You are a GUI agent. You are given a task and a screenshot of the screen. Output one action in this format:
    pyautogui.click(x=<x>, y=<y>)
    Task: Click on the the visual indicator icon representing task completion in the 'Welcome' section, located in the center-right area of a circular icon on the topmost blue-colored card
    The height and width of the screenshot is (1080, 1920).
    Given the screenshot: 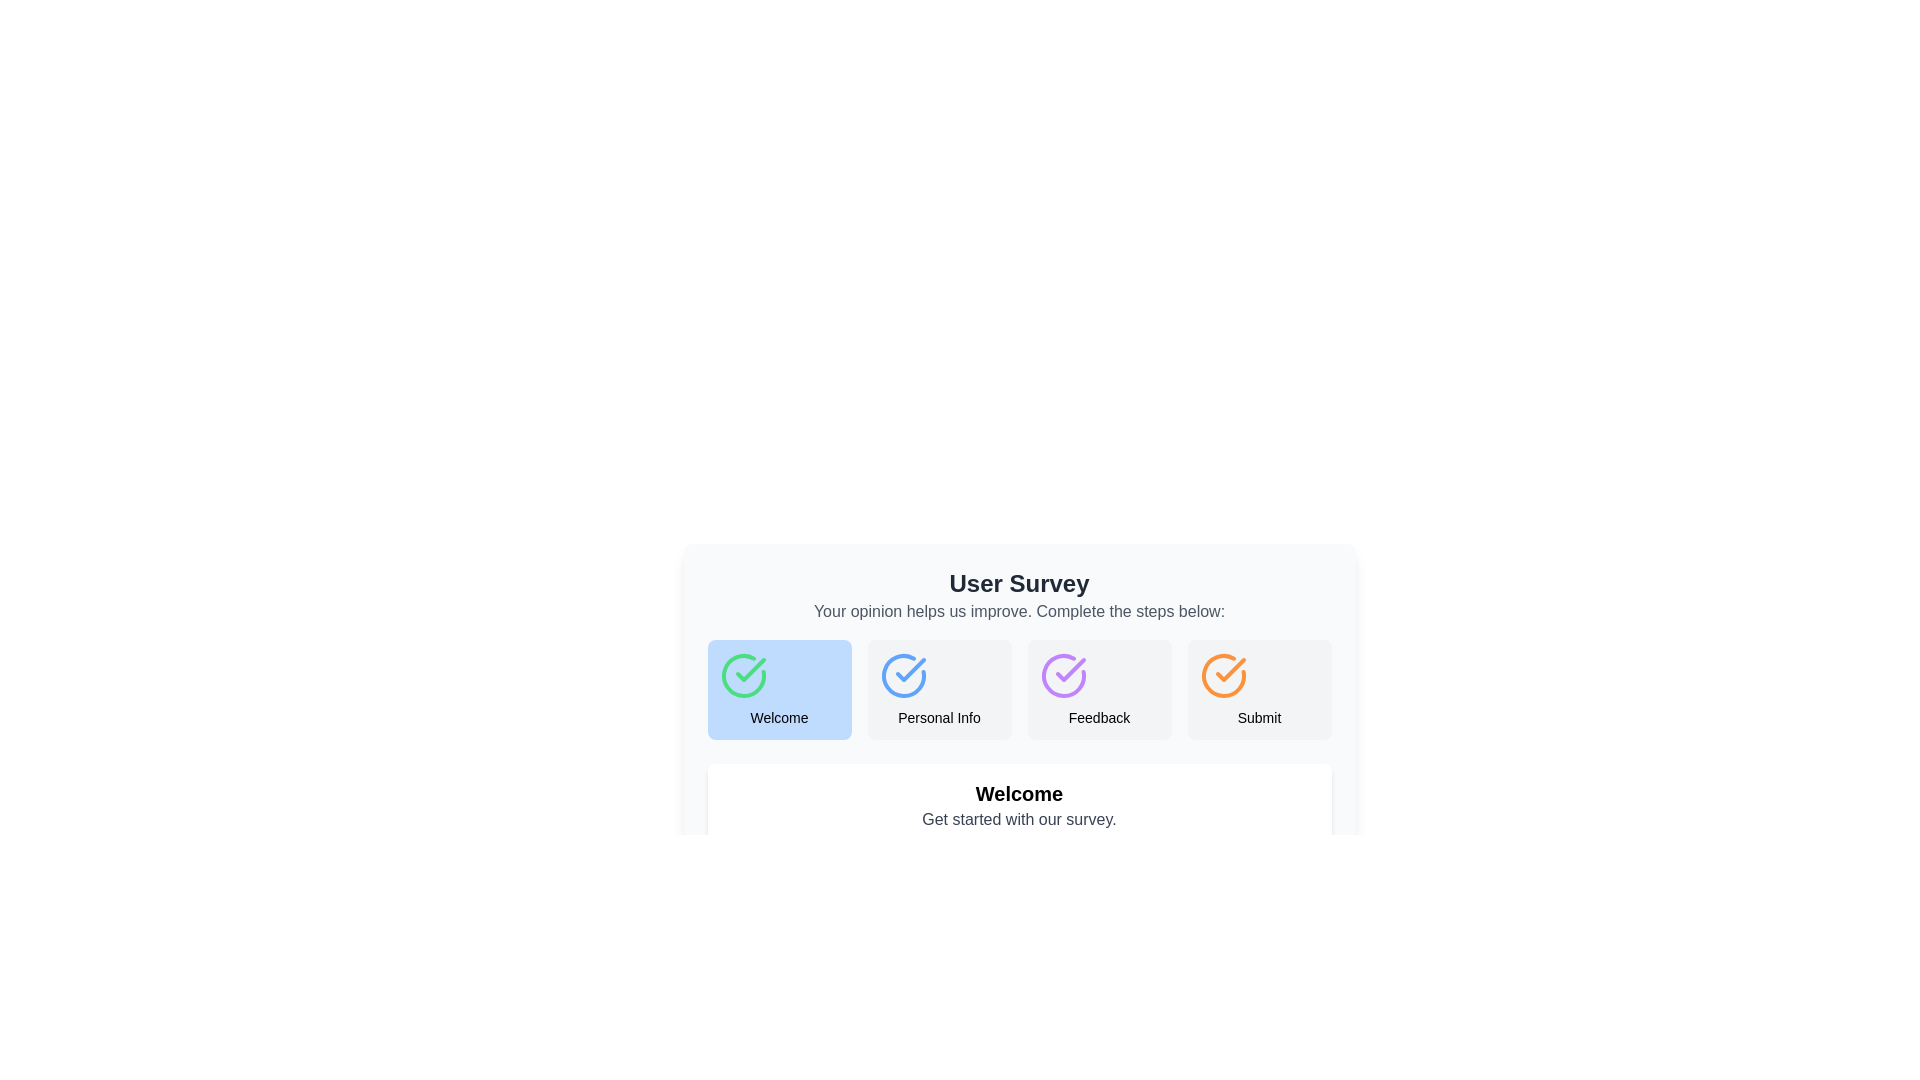 What is the action you would take?
    pyautogui.click(x=749, y=670)
    